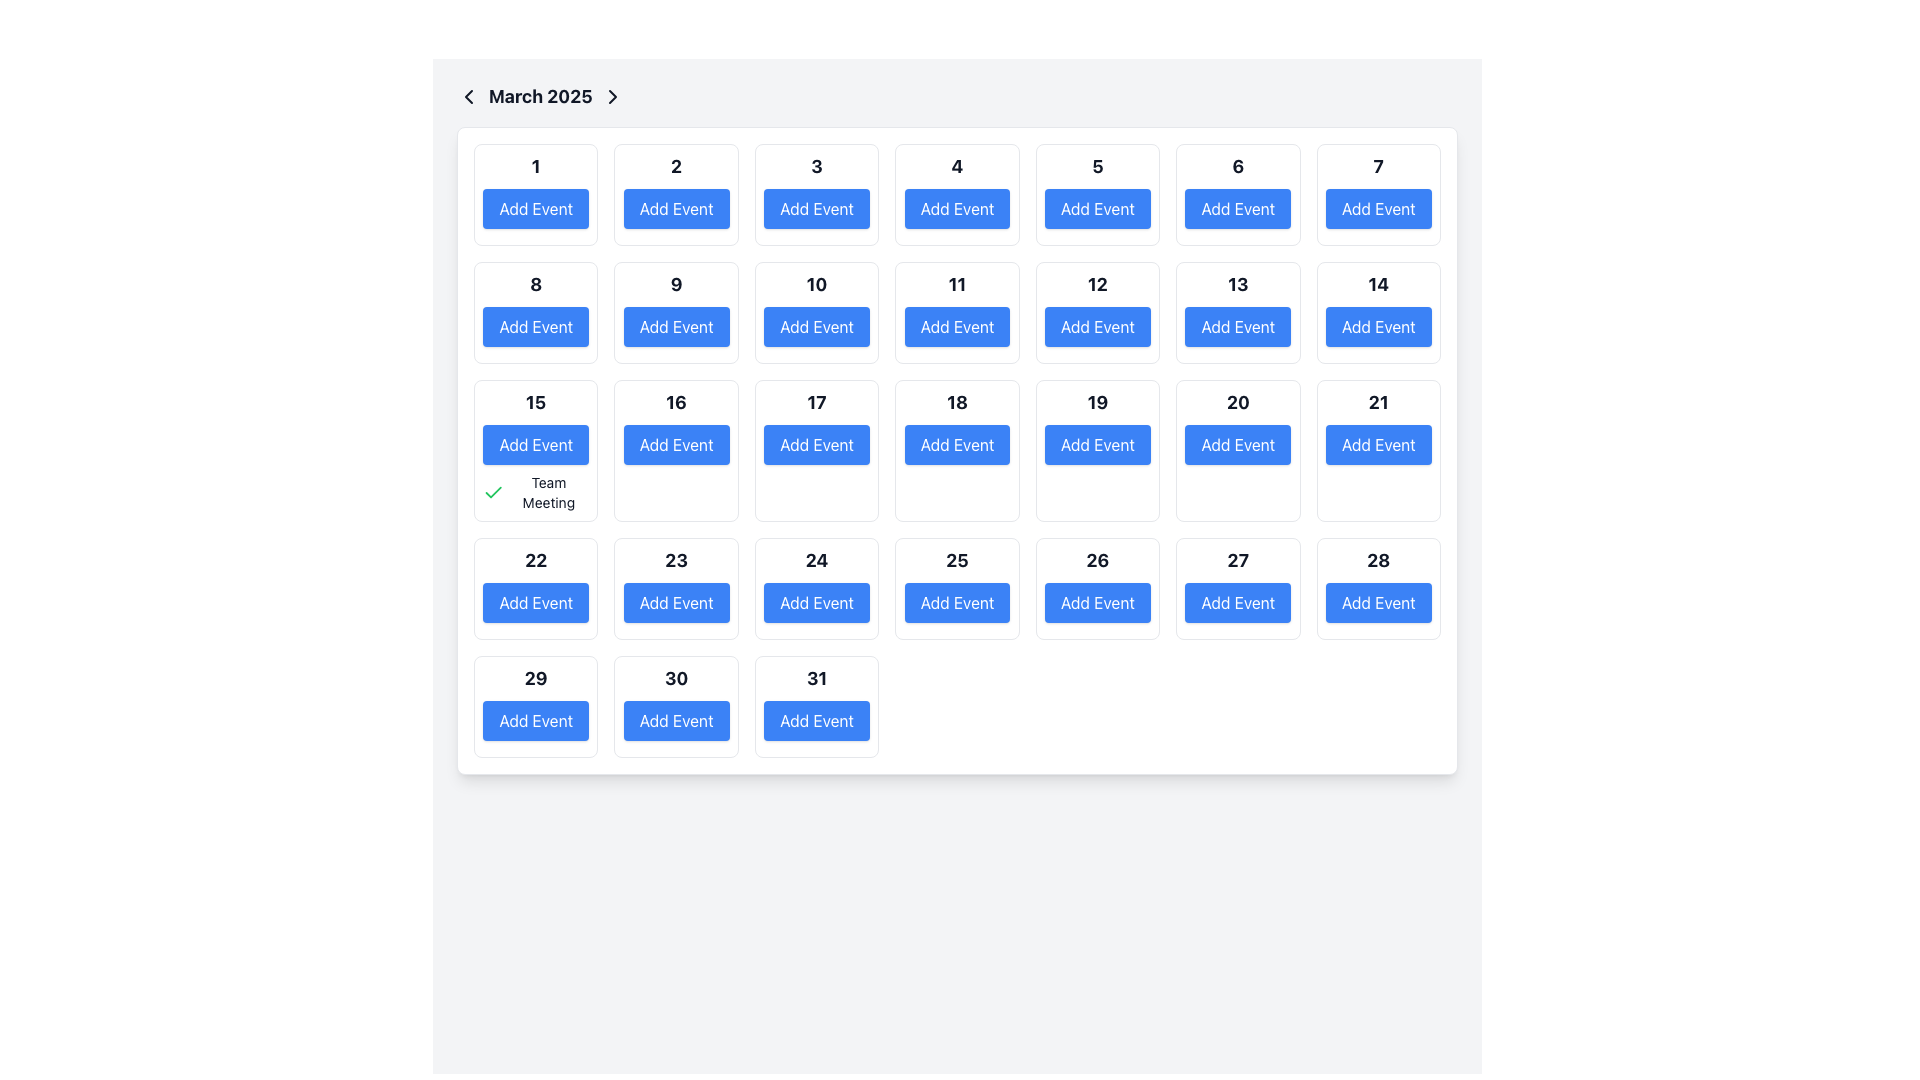 The width and height of the screenshot is (1920, 1080). What do you see at coordinates (536, 560) in the screenshot?
I see `the static text indicating the date number '22' in the calendar interface, located above the blue 'Add Event' button` at bounding box center [536, 560].